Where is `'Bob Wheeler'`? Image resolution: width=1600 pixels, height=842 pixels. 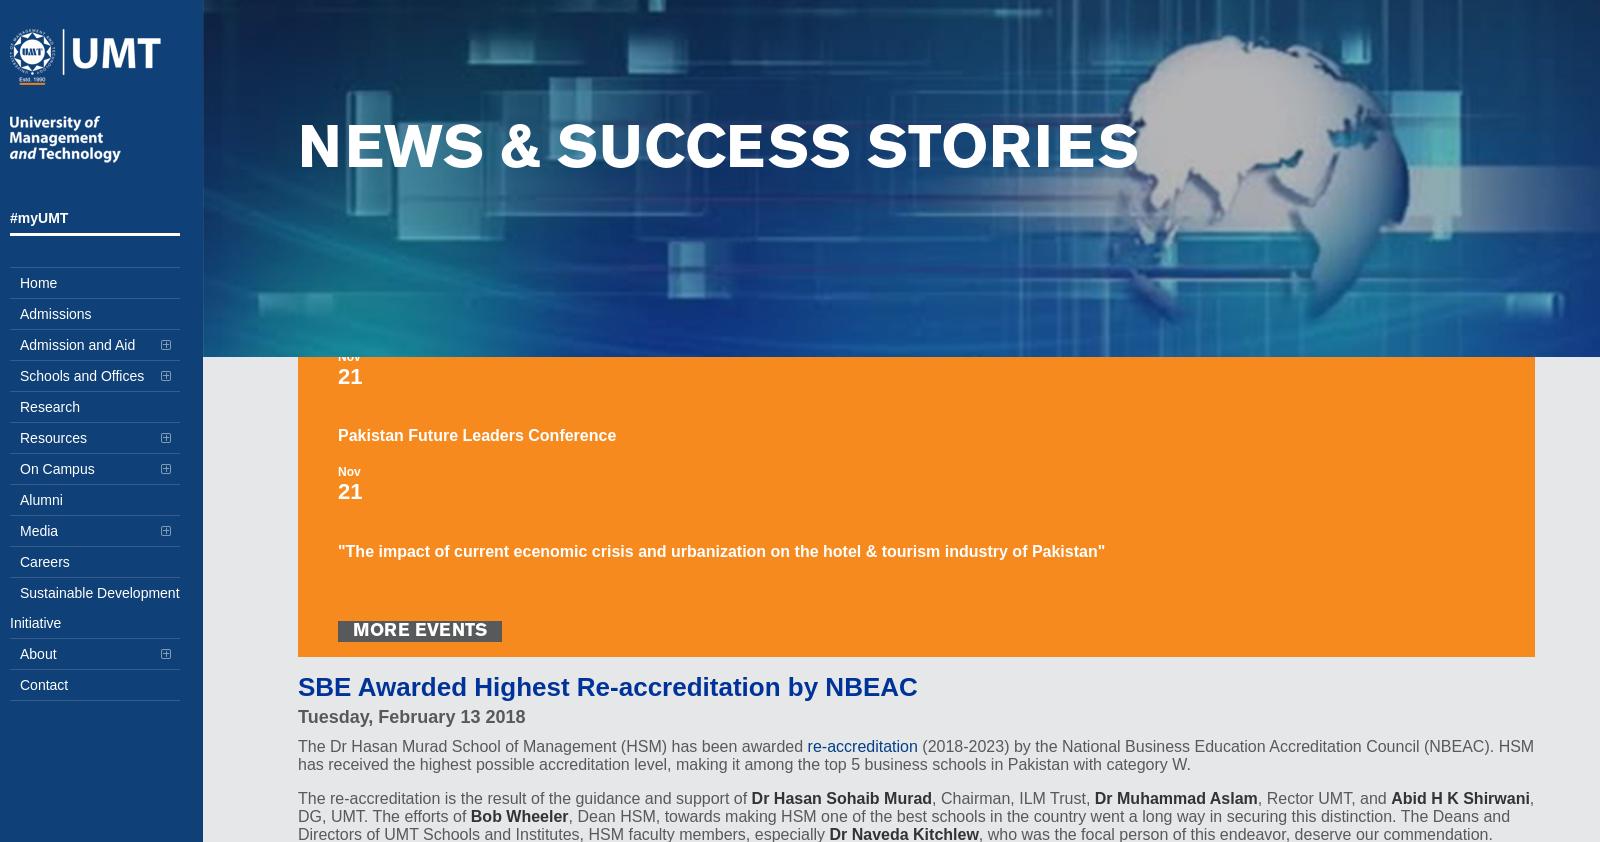 'Bob Wheeler' is located at coordinates (518, 815).